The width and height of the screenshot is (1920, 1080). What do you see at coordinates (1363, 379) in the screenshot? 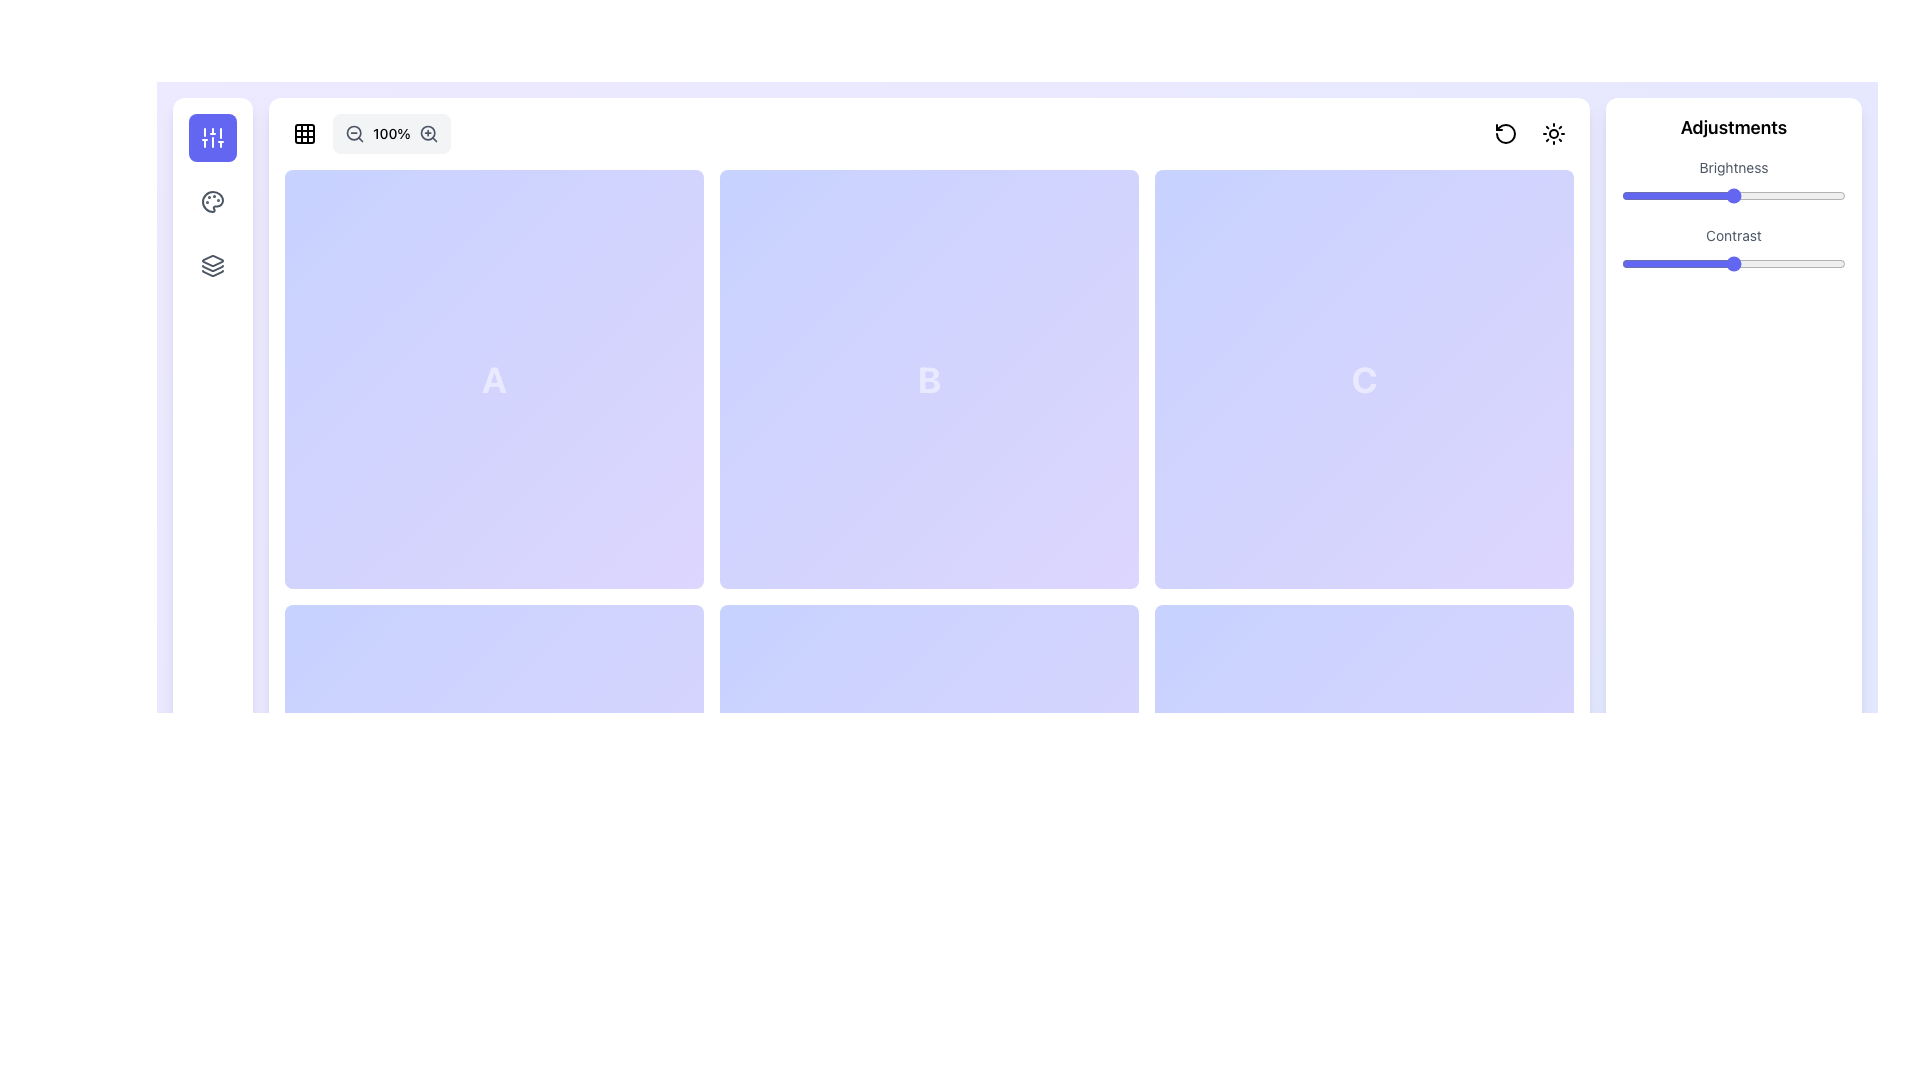
I see `the tile-style button or card in the top-right position of the 3x2 grid layout, which has a gradient background from indigo to violet and features a large white letter 'C' in bold font` at bounding box center [1363, 379].